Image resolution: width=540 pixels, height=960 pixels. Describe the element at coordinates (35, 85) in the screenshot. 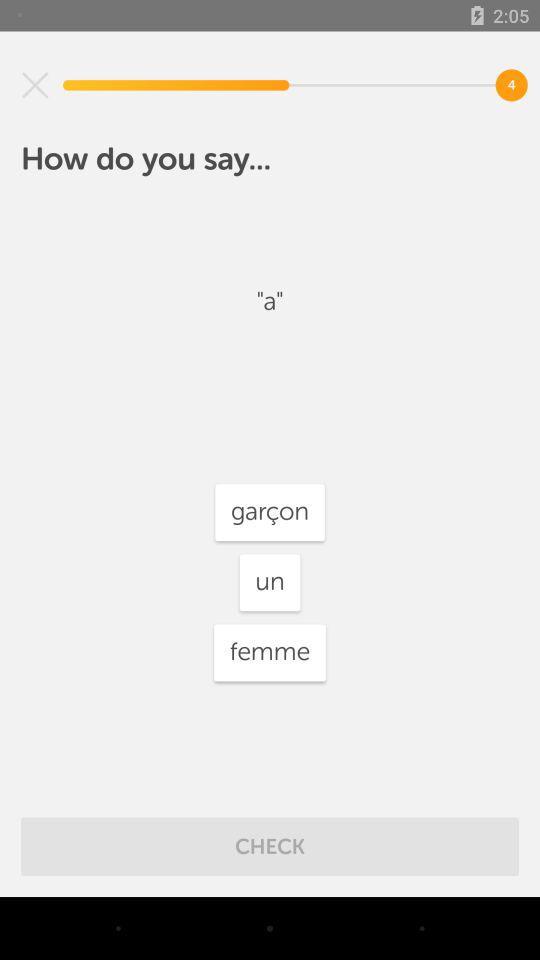

I see `the item above how do you` at that location.